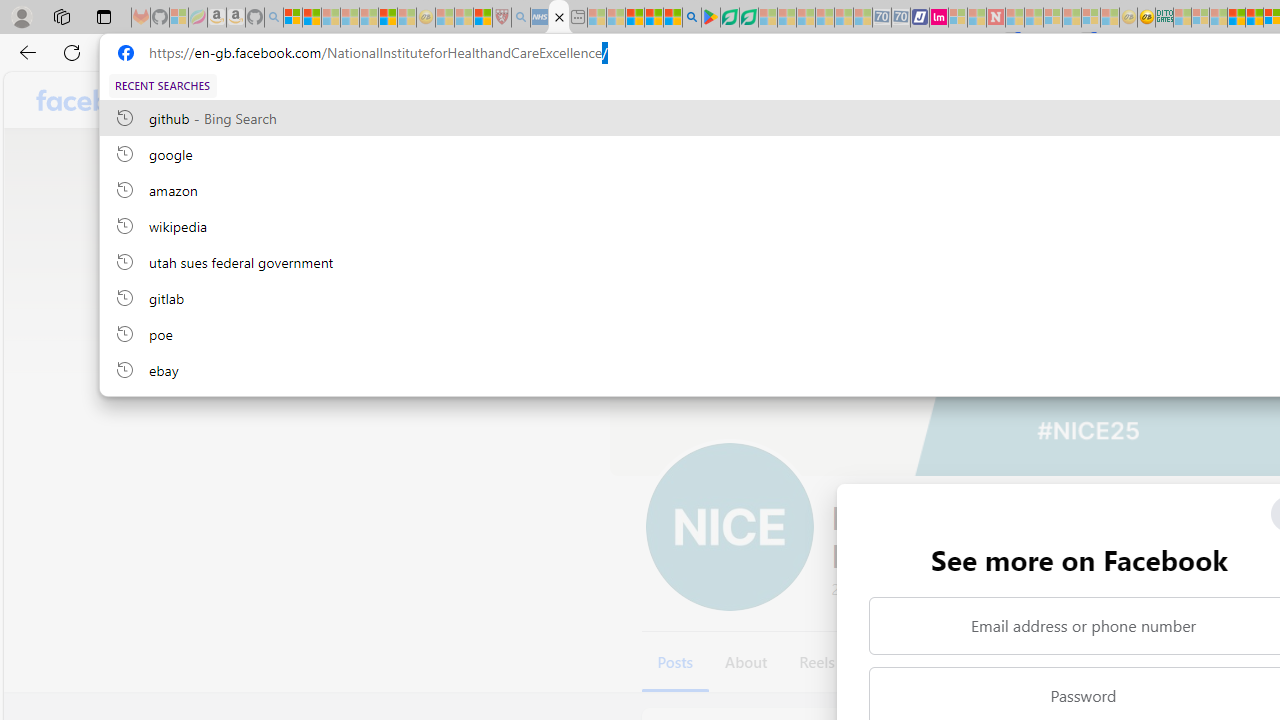 This screenshot has height=720, width=1280. What do you see at coordinates (1235, 17) in the screenshot?
I see `'Expert Portfolios'` at bounding box center [1235, 17].